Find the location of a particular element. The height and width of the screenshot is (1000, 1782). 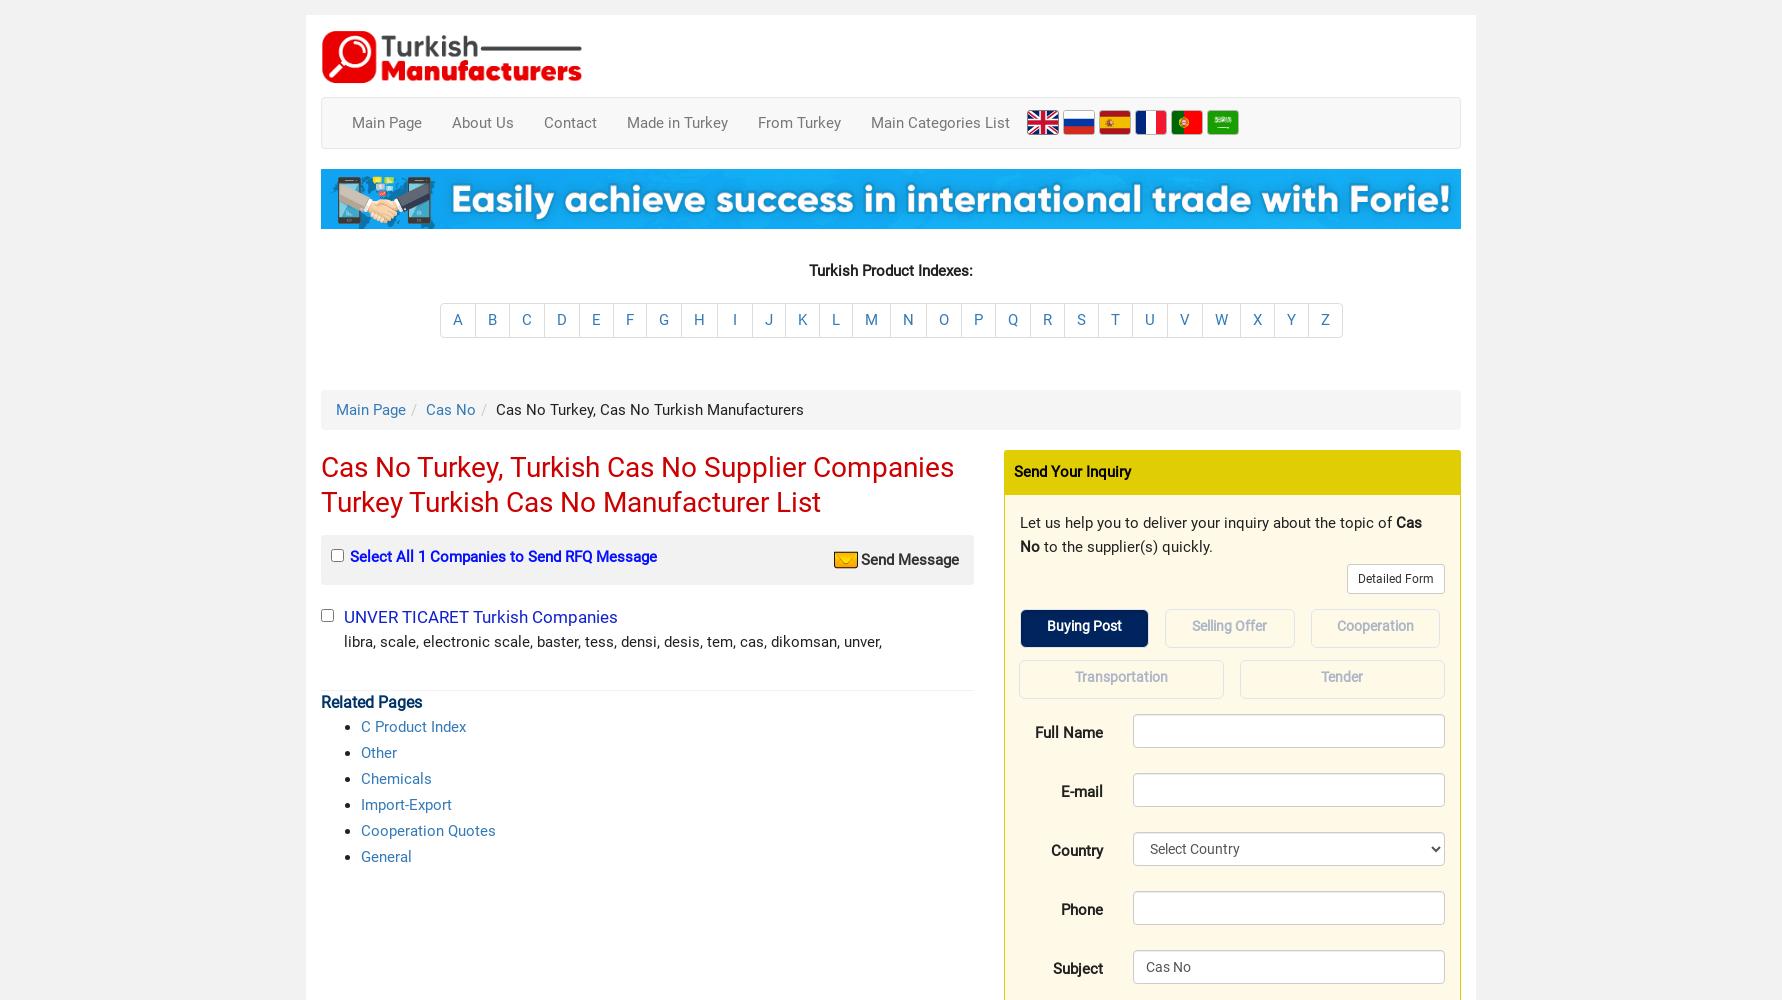

'Main Categories List' is located at coordinates (940, 122).